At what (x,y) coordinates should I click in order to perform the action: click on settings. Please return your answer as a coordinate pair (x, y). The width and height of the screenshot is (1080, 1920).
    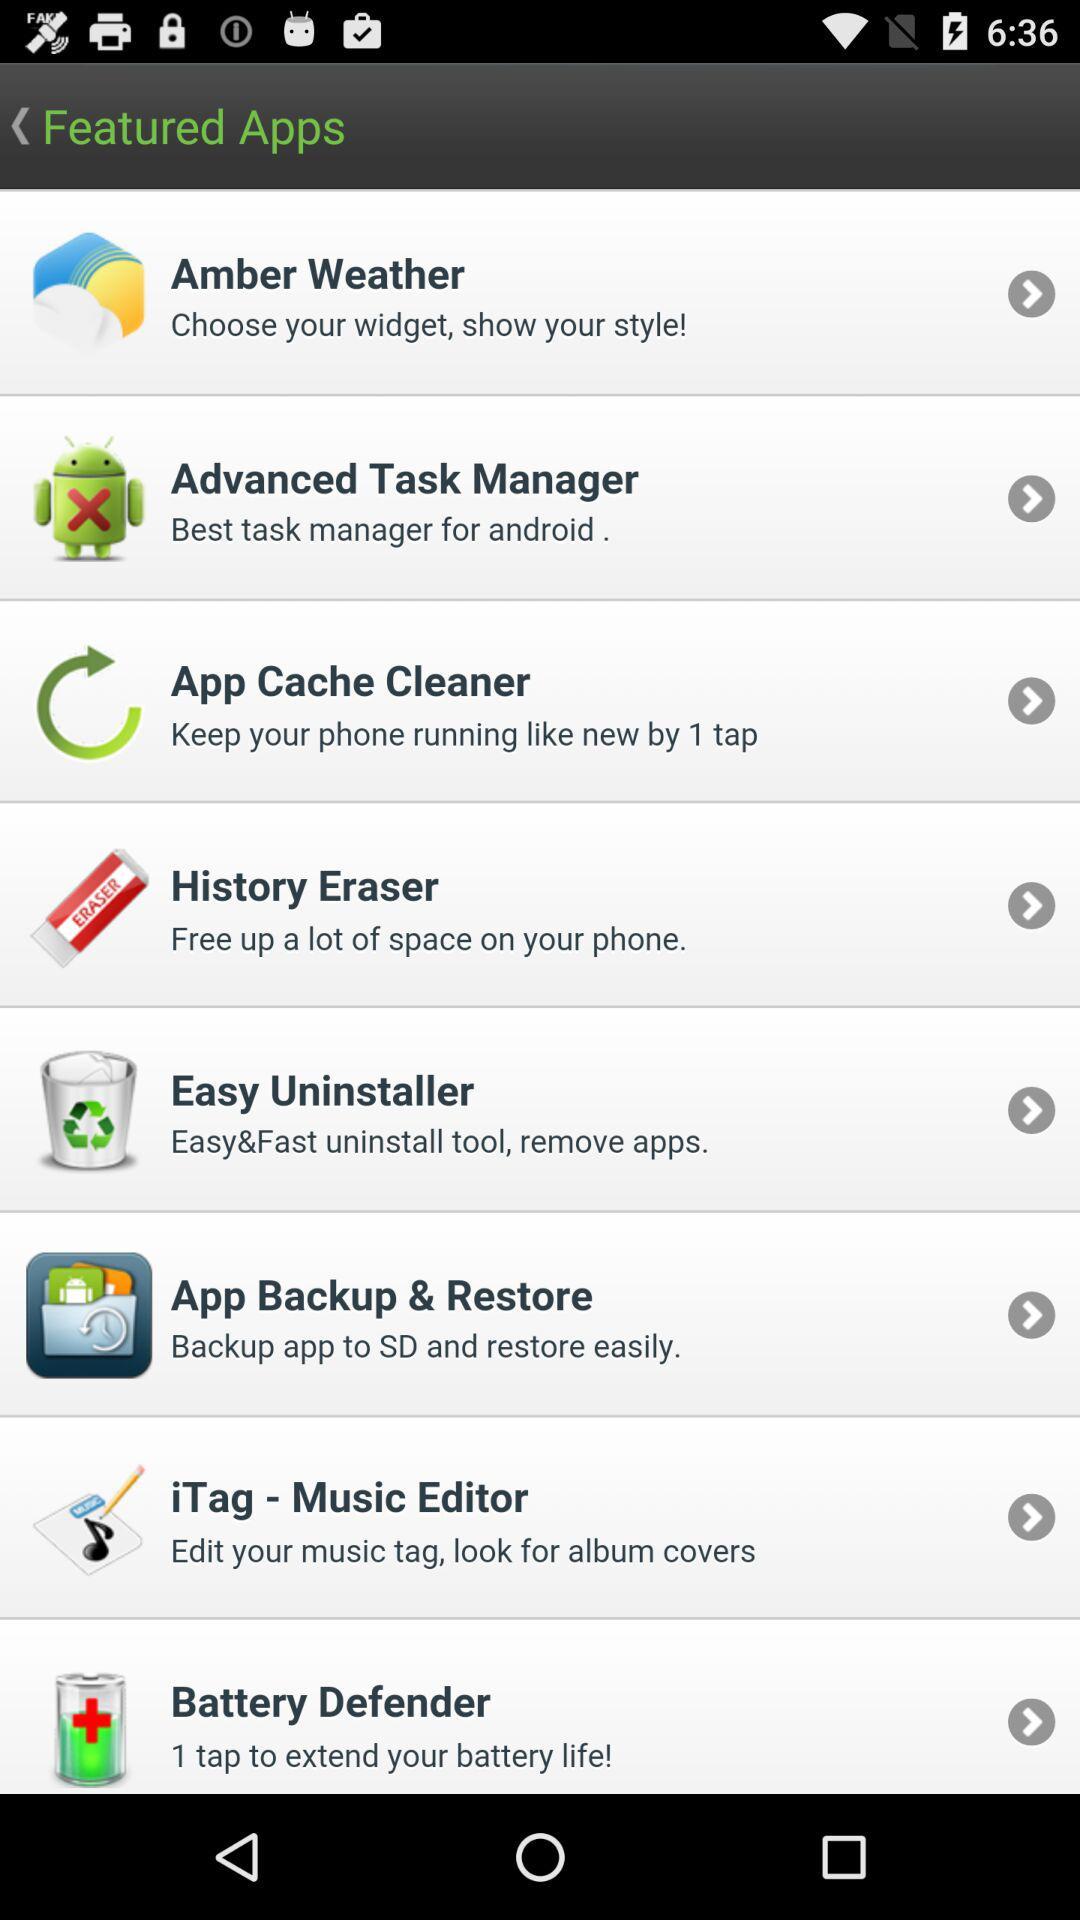
    Looking at the image, I should click on (540, 991).